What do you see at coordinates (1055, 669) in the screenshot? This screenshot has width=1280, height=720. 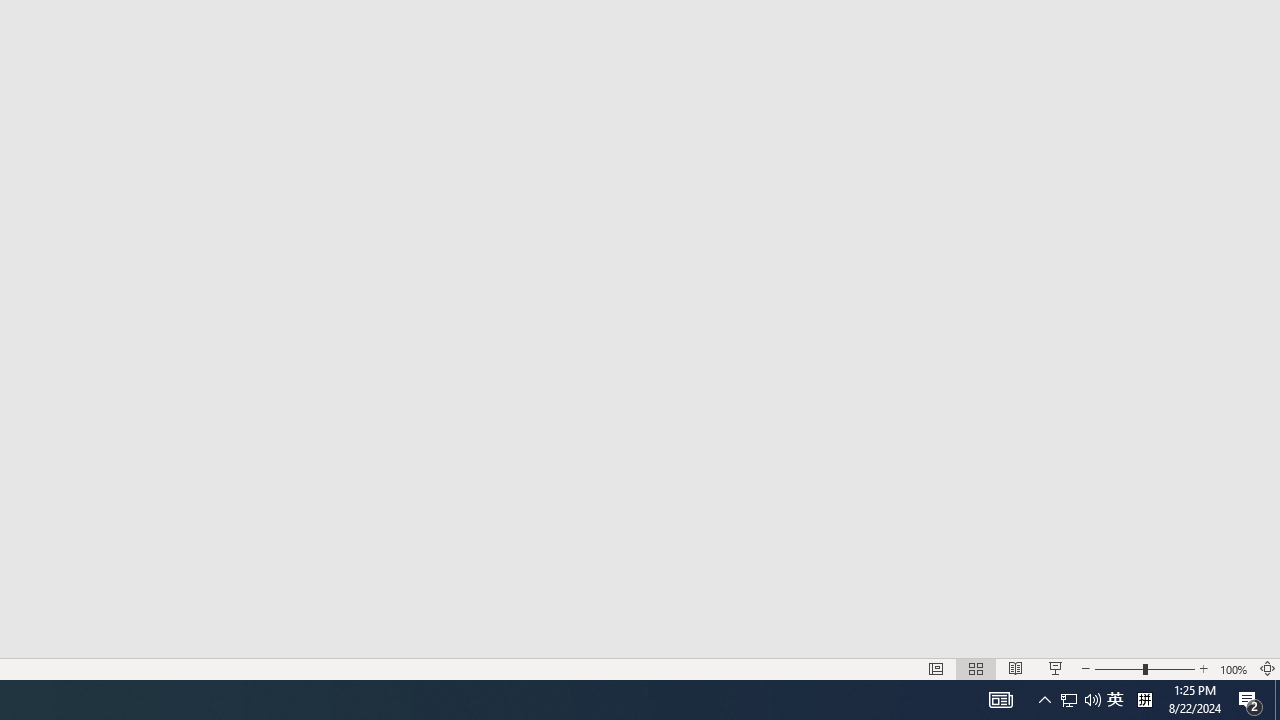 I see `'Slide Show'` at bounding box center [1055, 669].